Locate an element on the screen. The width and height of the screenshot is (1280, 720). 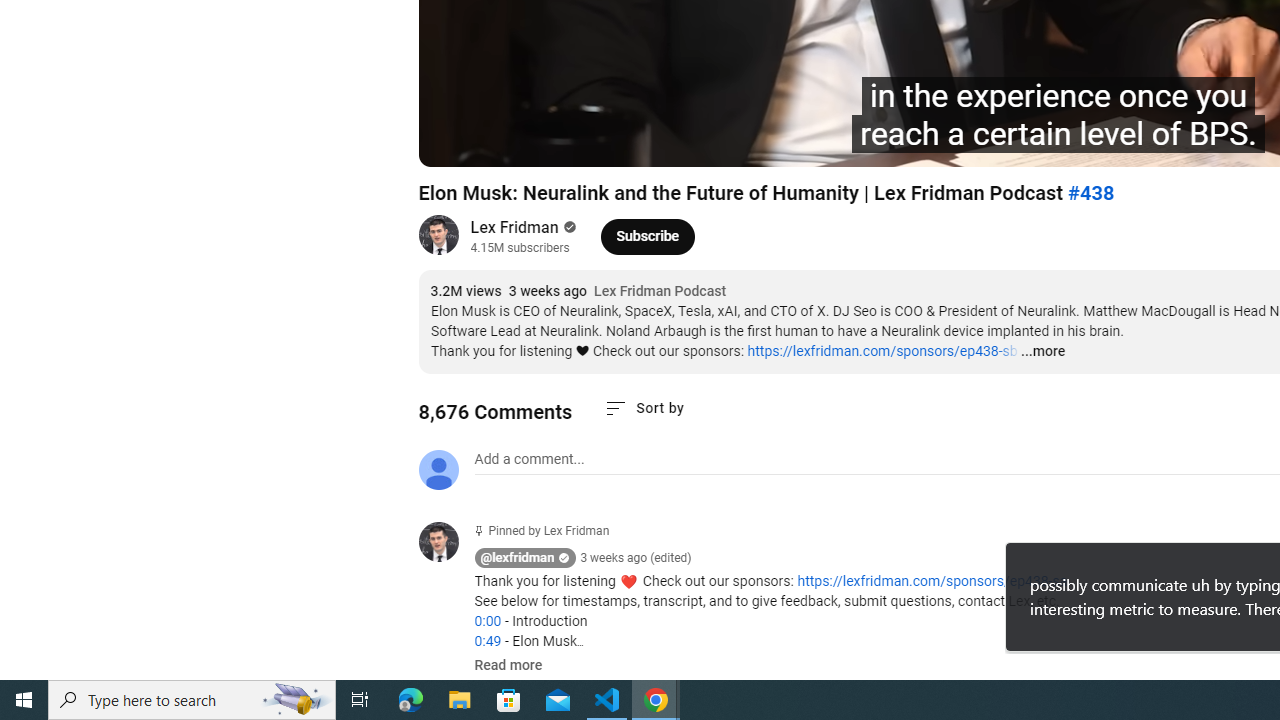
'0:49' is located at coordinates (487, 641).